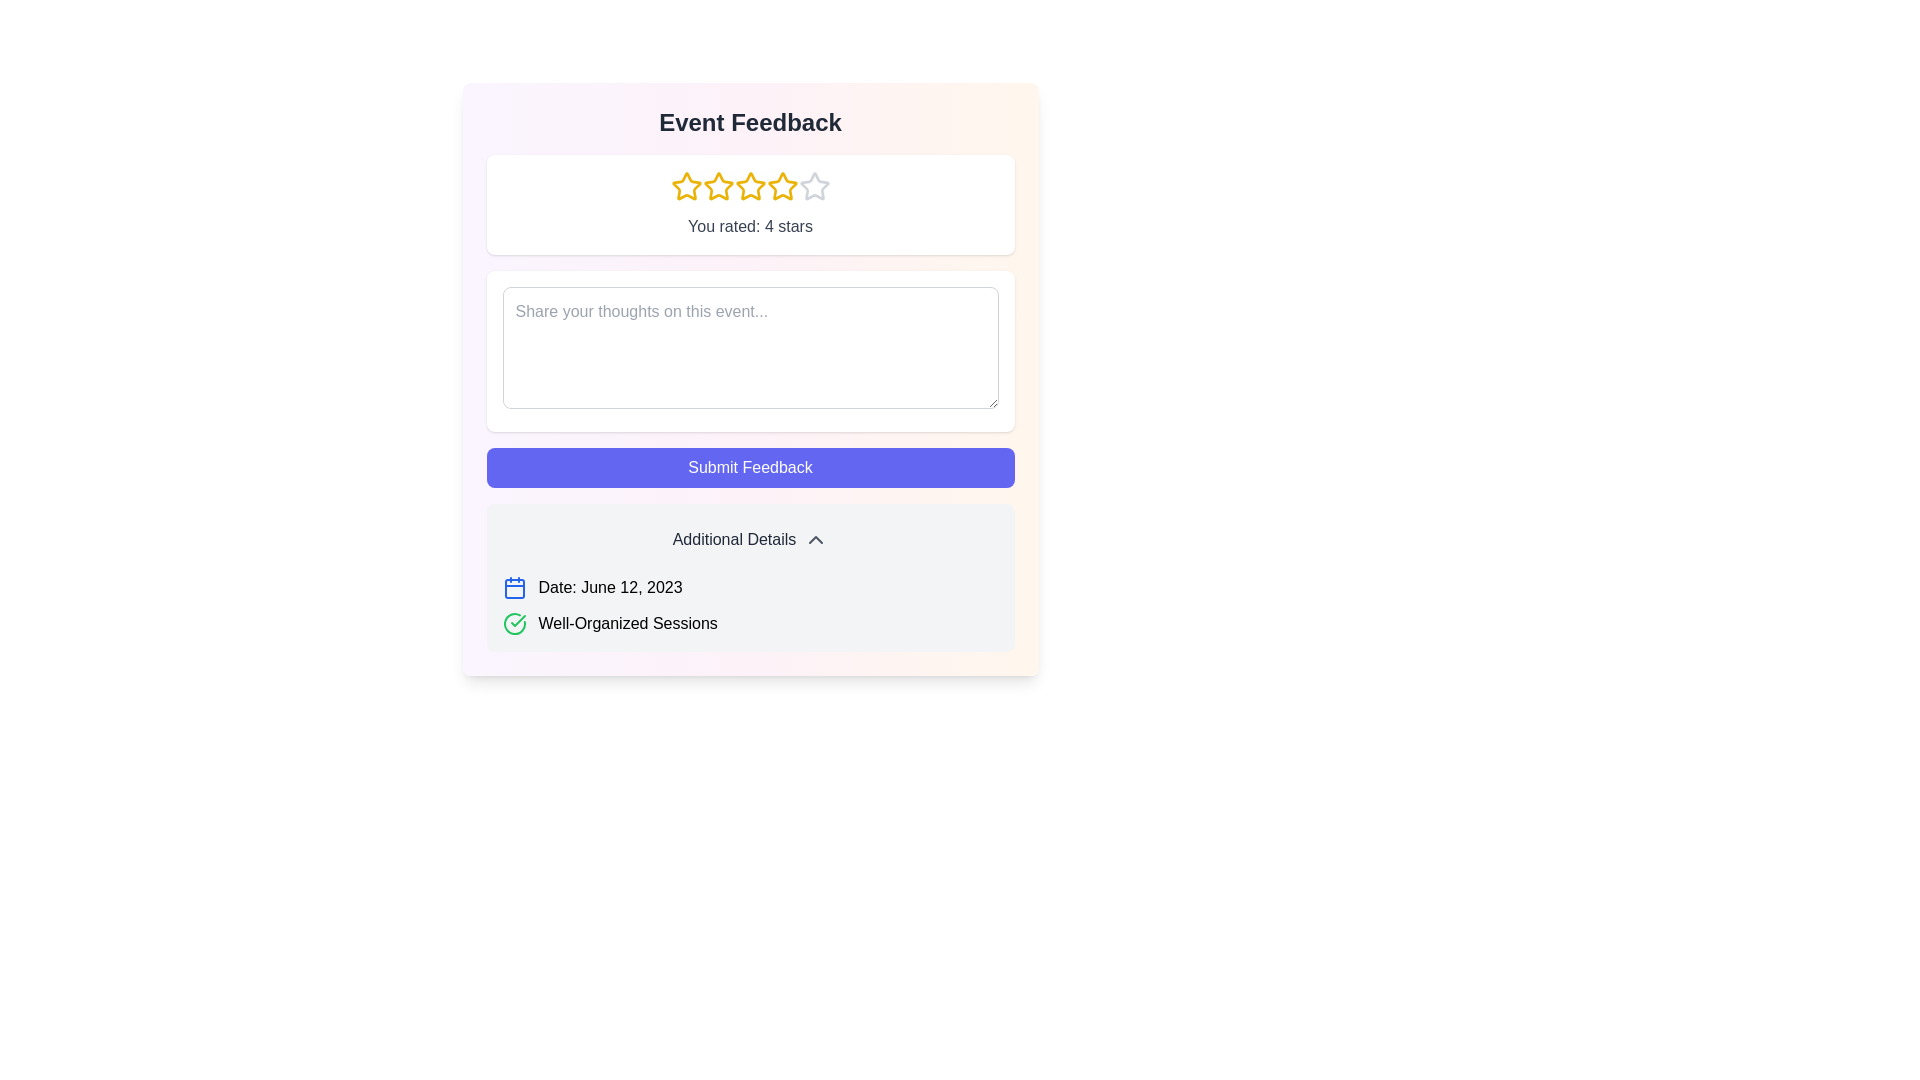  What do you see at coordinates (627, 623) in the screenshot?
I see `the text label displaying 'Well-Organized Sessions' which is located in the 'Additional Details' section and is positioned to the right of a green checkmark icon` at bounding box center [627, 623].